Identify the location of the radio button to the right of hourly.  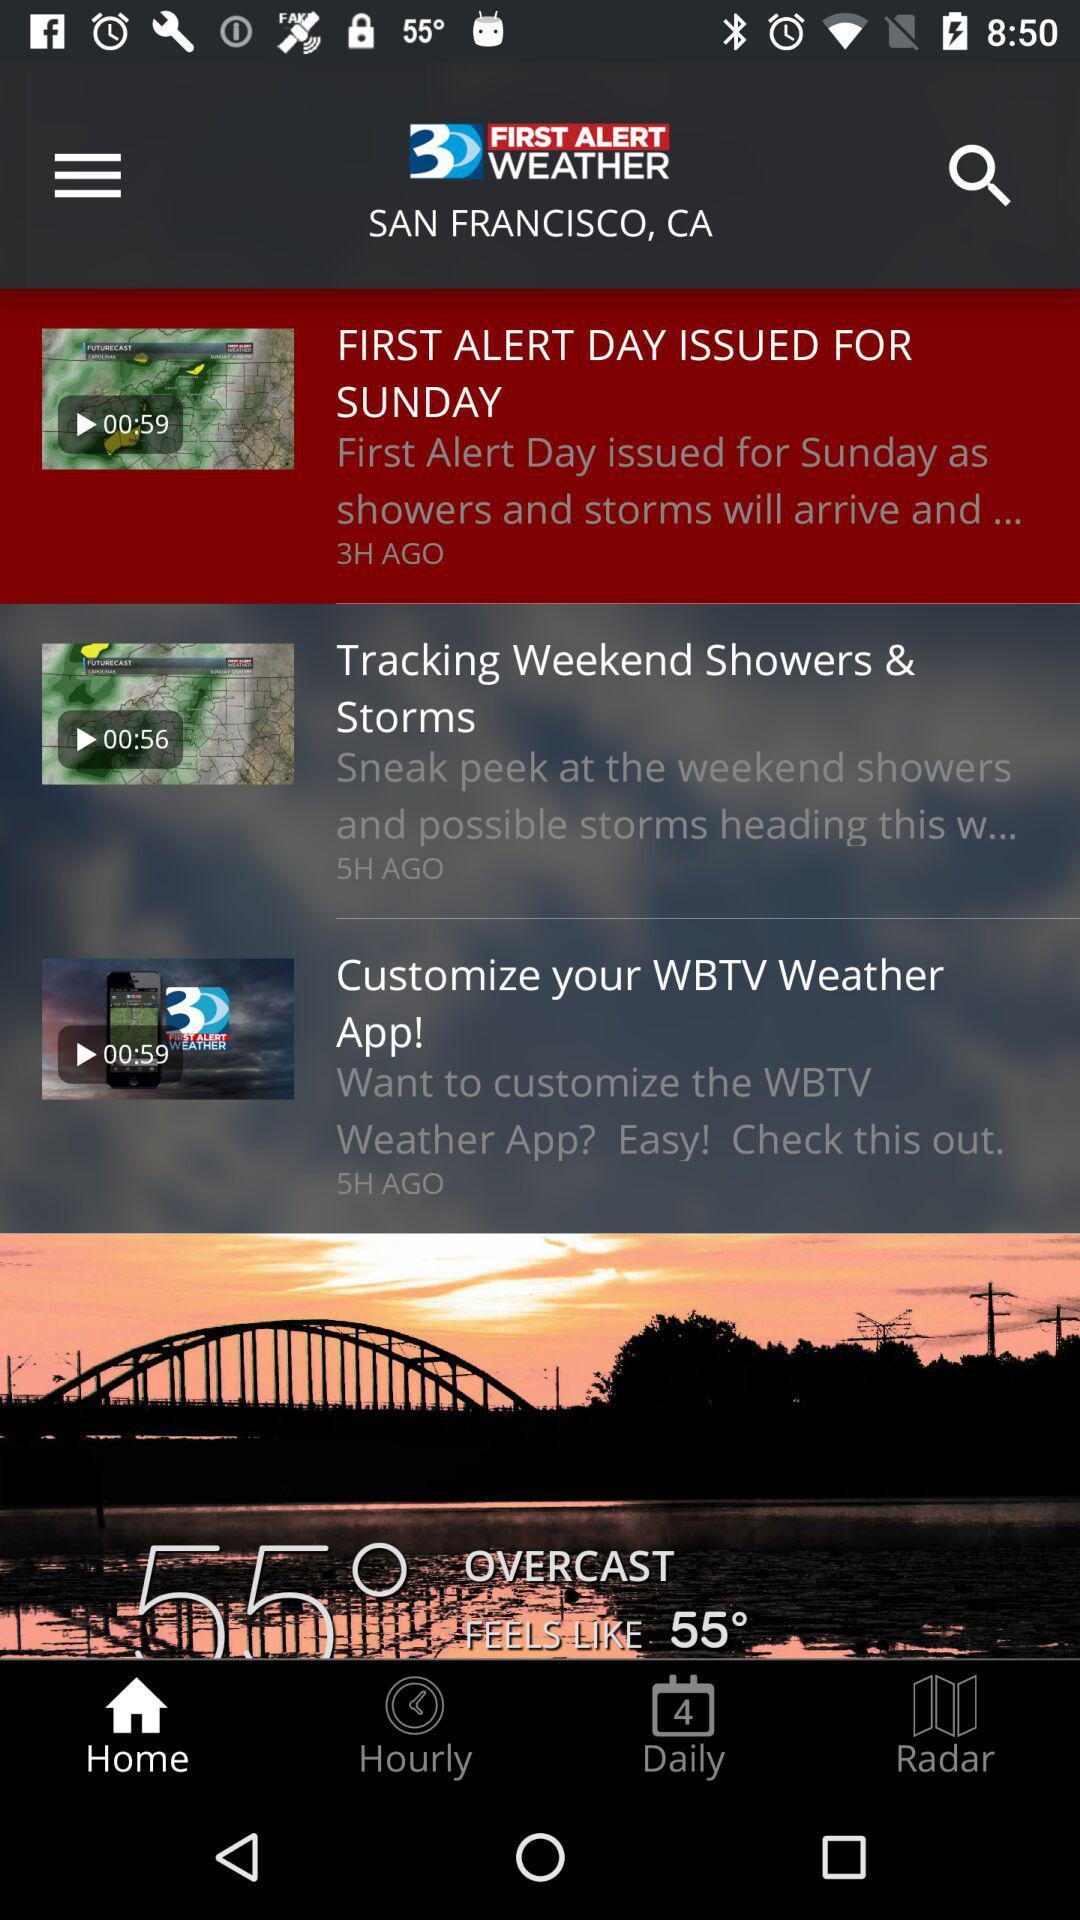
(682, 1726).